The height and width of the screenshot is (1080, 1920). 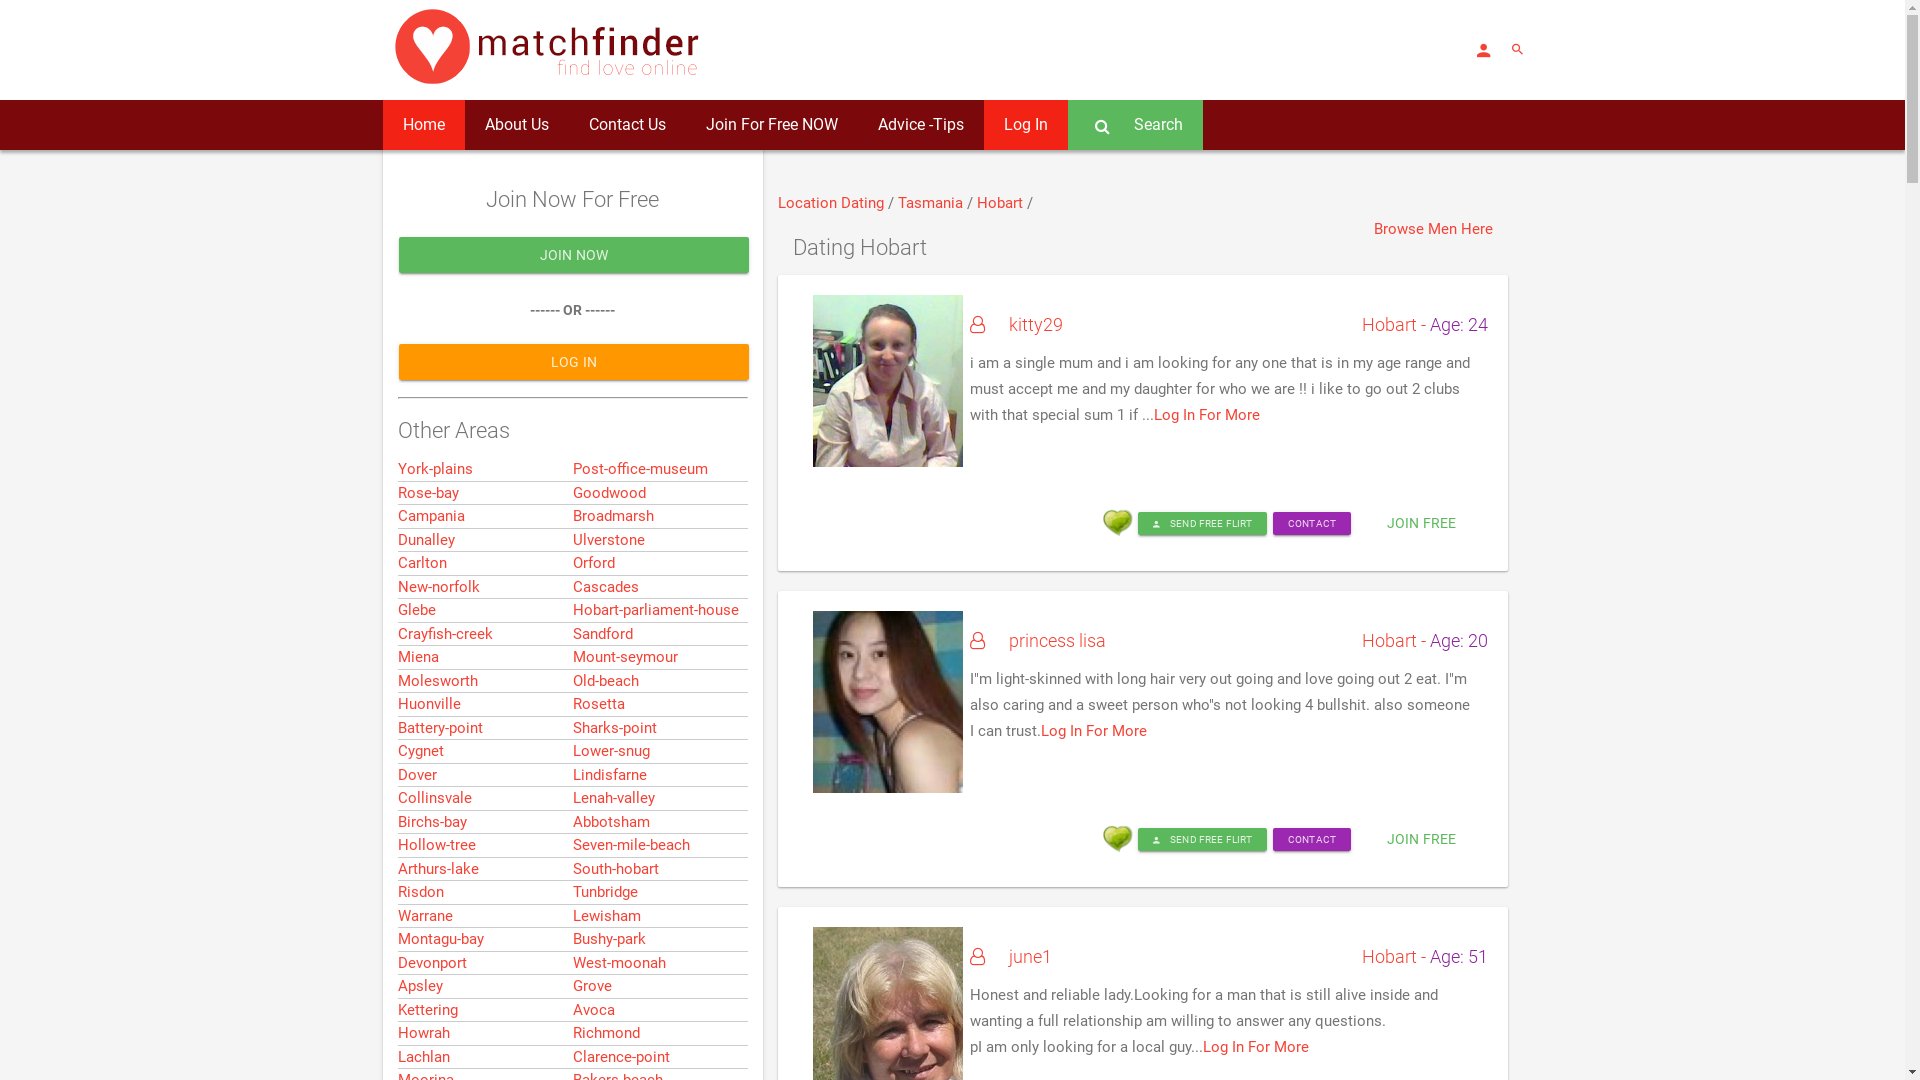 What do you see at coordinates (1001, 203) in the screenshot?
I see `'Hobart'` at bounding box center [1001, 203].